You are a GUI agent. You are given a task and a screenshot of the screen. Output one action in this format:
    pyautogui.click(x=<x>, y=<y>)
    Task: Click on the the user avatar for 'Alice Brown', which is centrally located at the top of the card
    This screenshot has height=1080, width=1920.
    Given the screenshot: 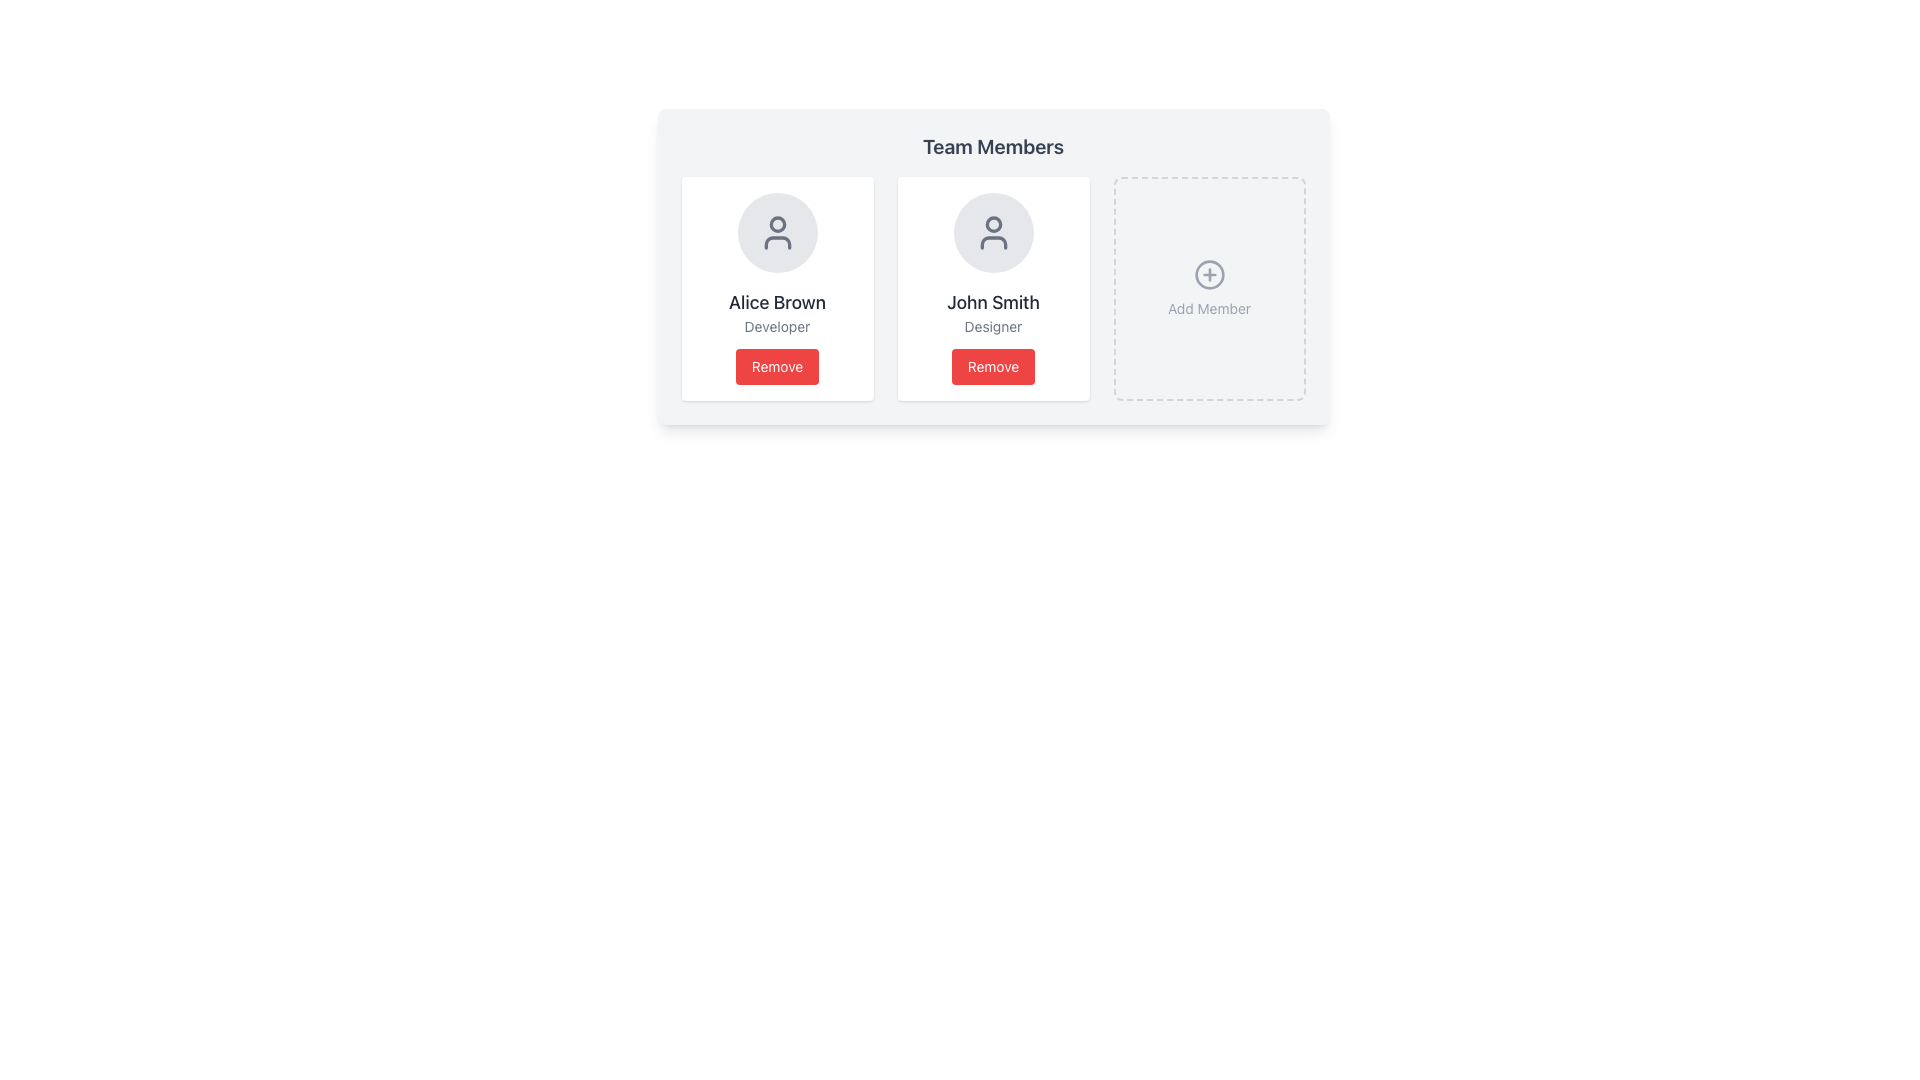 What is the action you would take?
    pyautogui.click(x=776, y=231)
    